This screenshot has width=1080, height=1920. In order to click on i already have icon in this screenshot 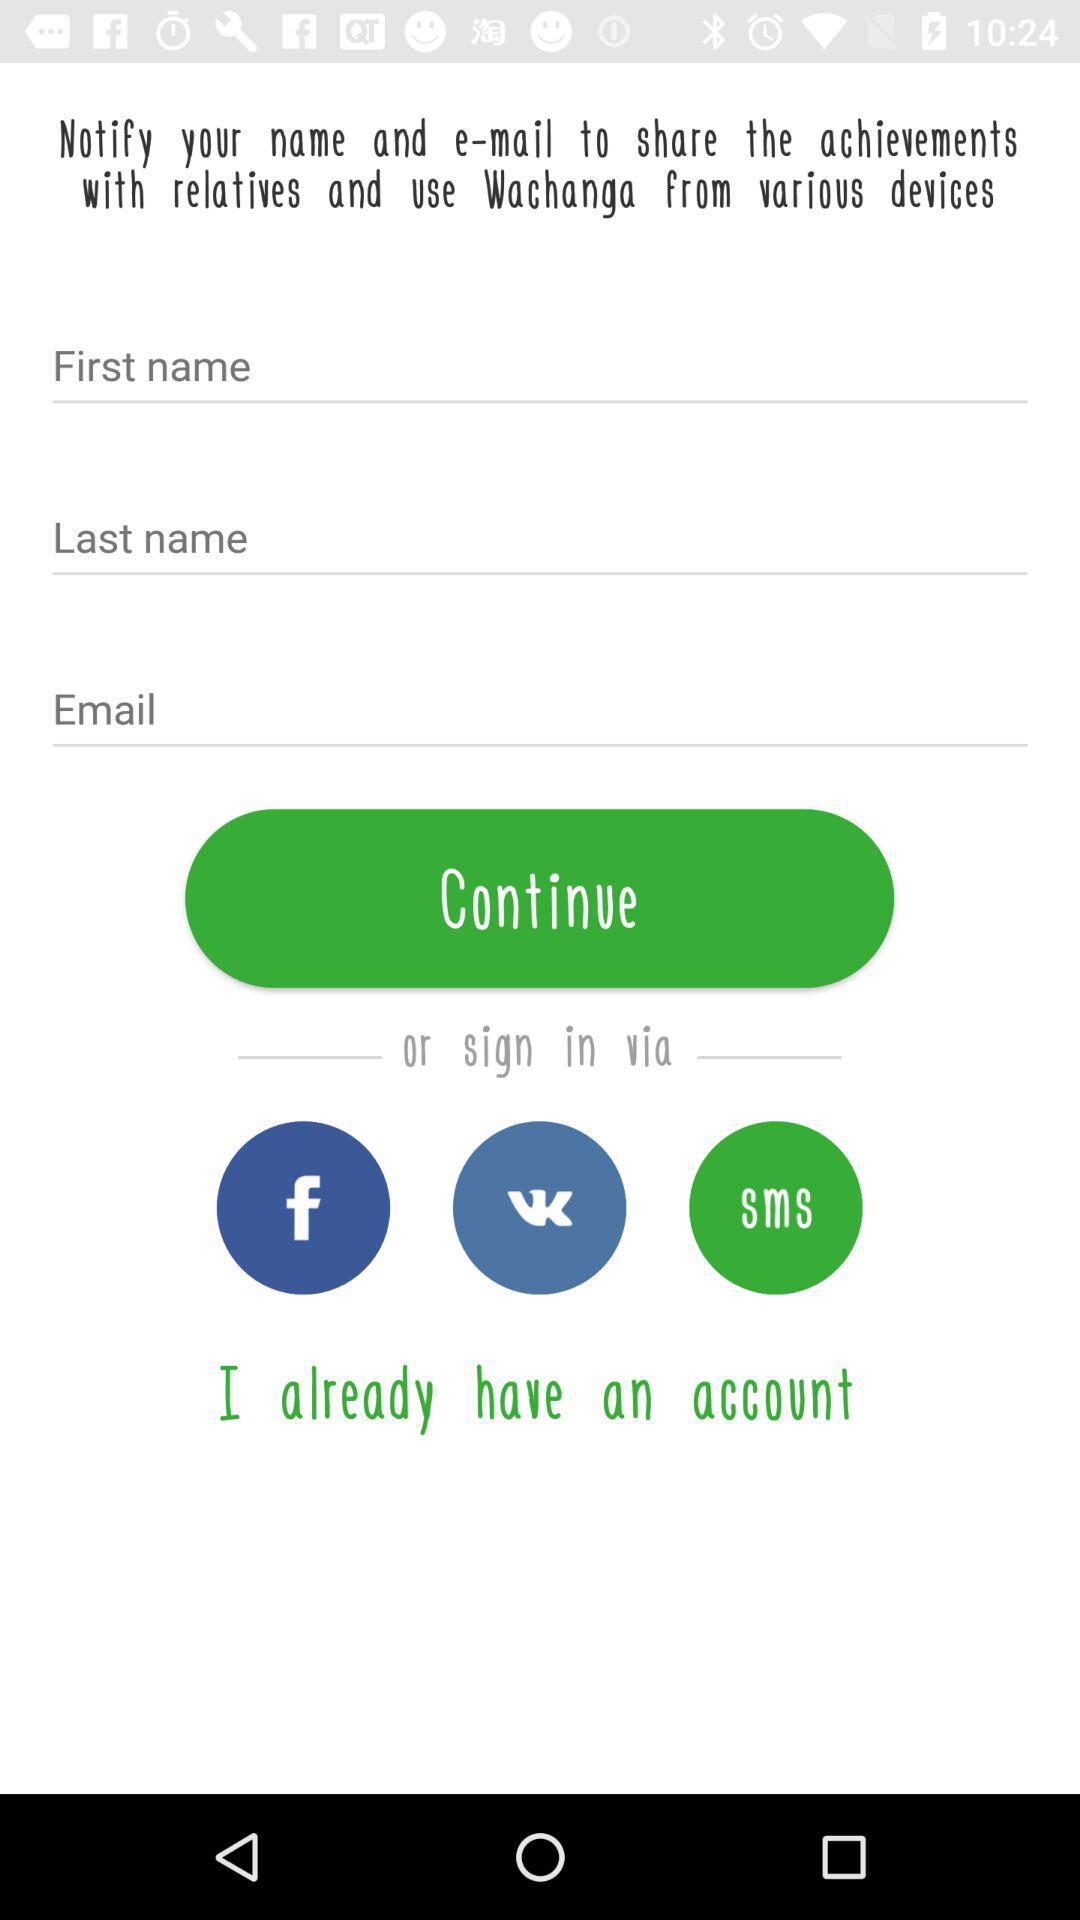, I will do `click(538, 1390)`.